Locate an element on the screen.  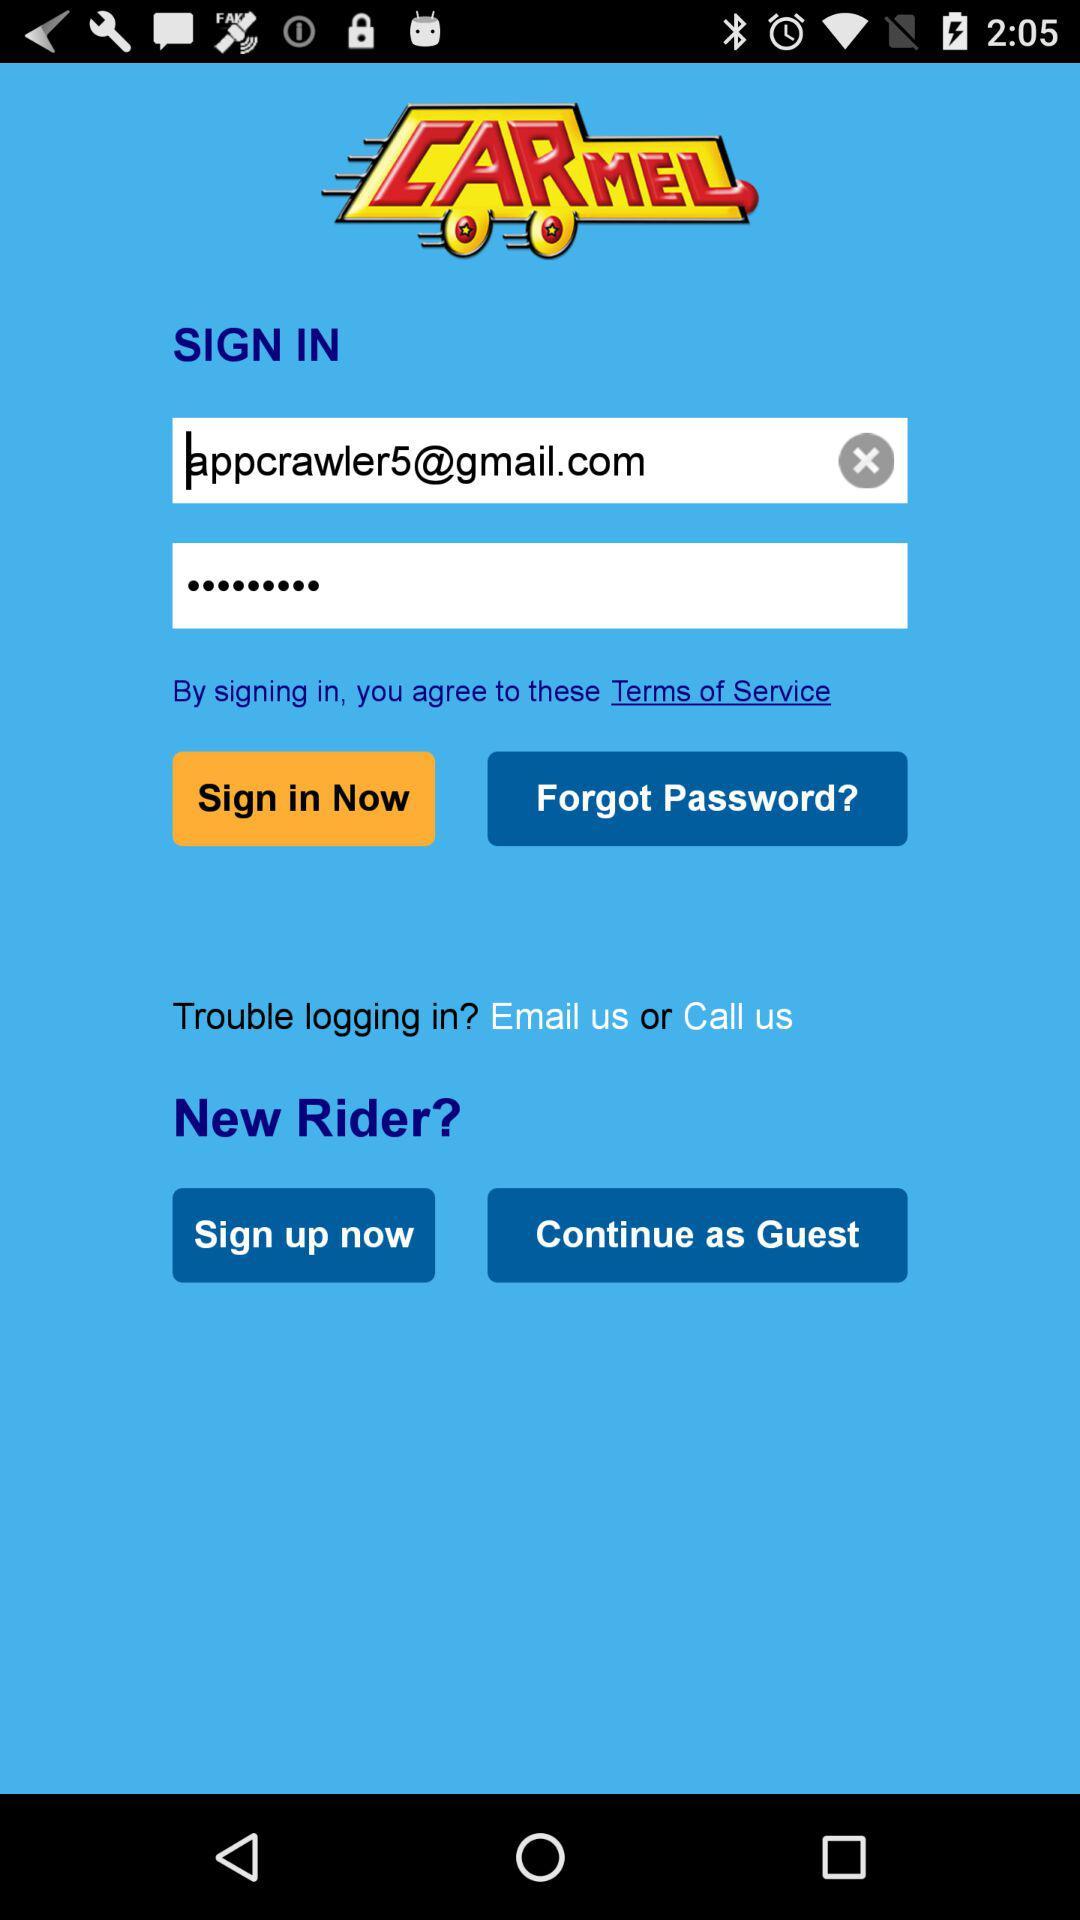
email us is located at coordinates (559, 1015).